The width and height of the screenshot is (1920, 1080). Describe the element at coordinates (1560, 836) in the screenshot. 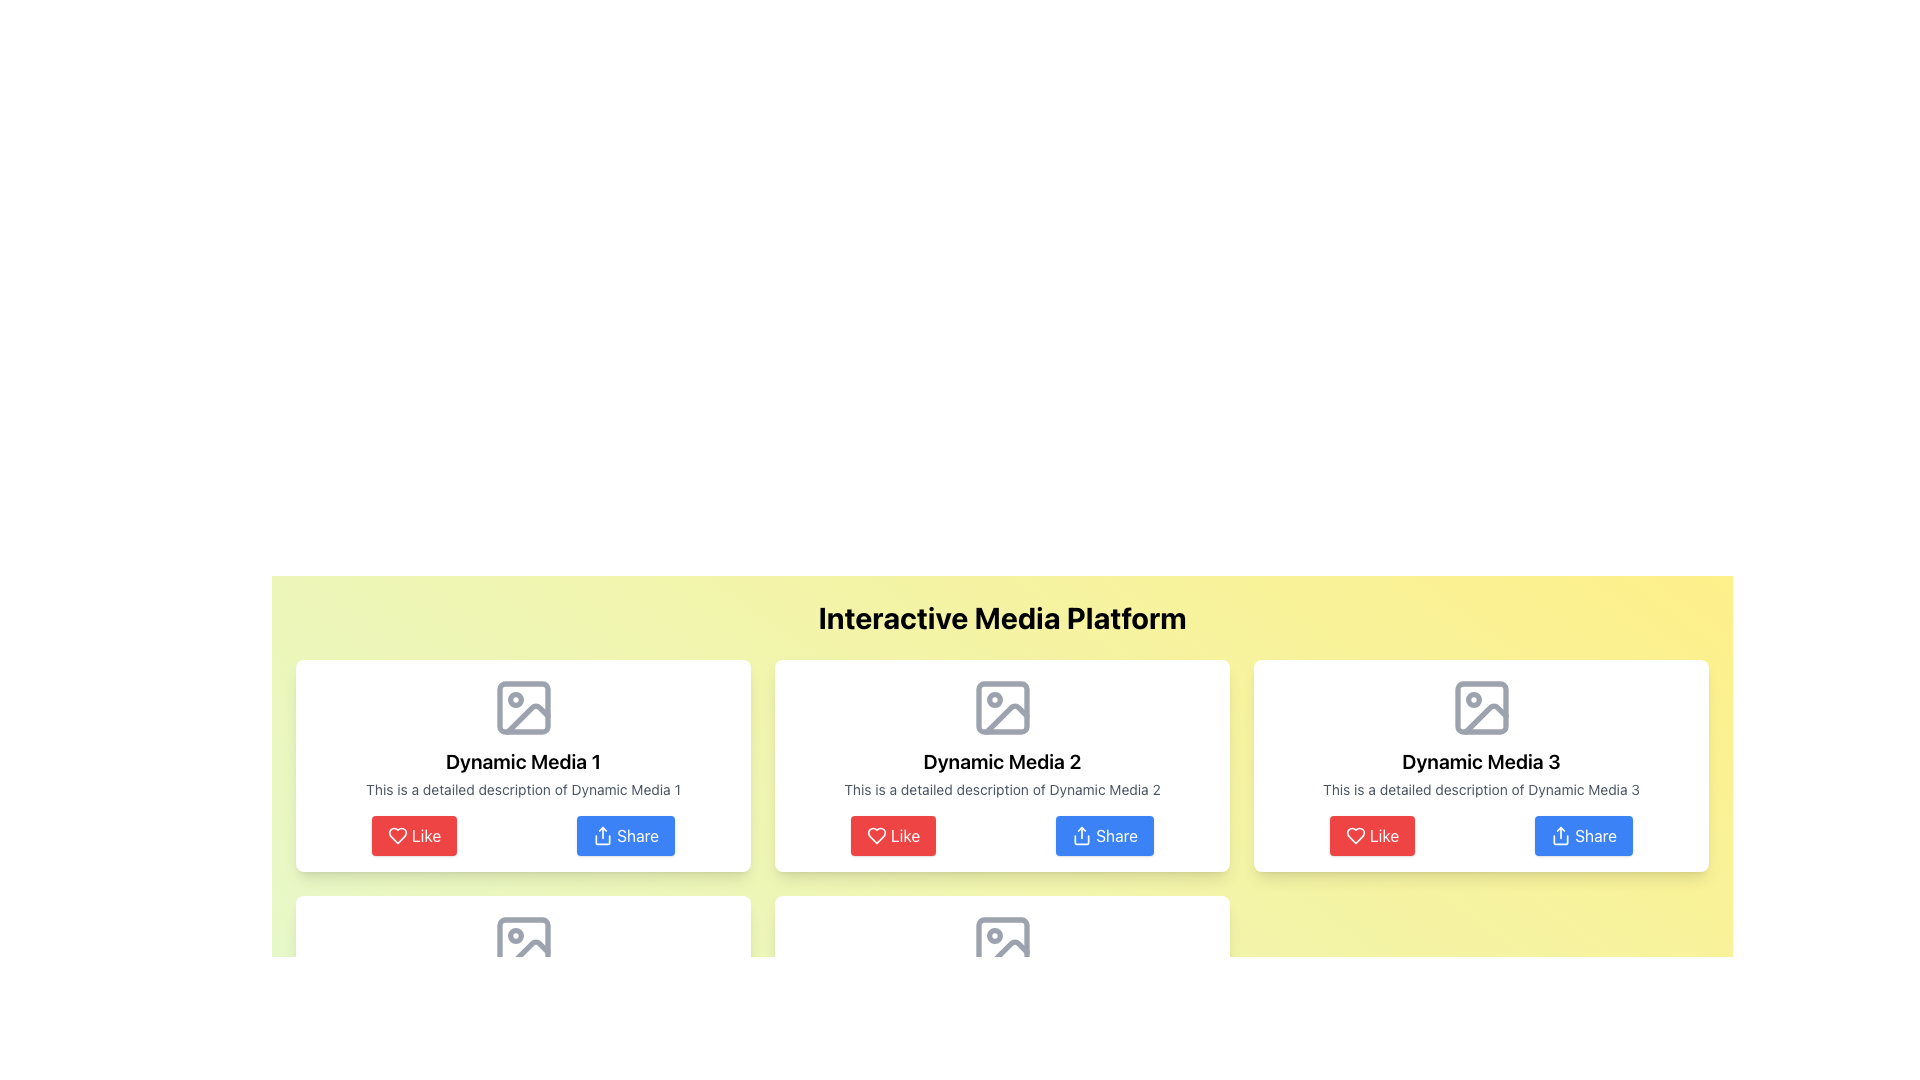

I see `the 'Share' button icon located in the third card titled 'Dynamic Media 3'` at that location.